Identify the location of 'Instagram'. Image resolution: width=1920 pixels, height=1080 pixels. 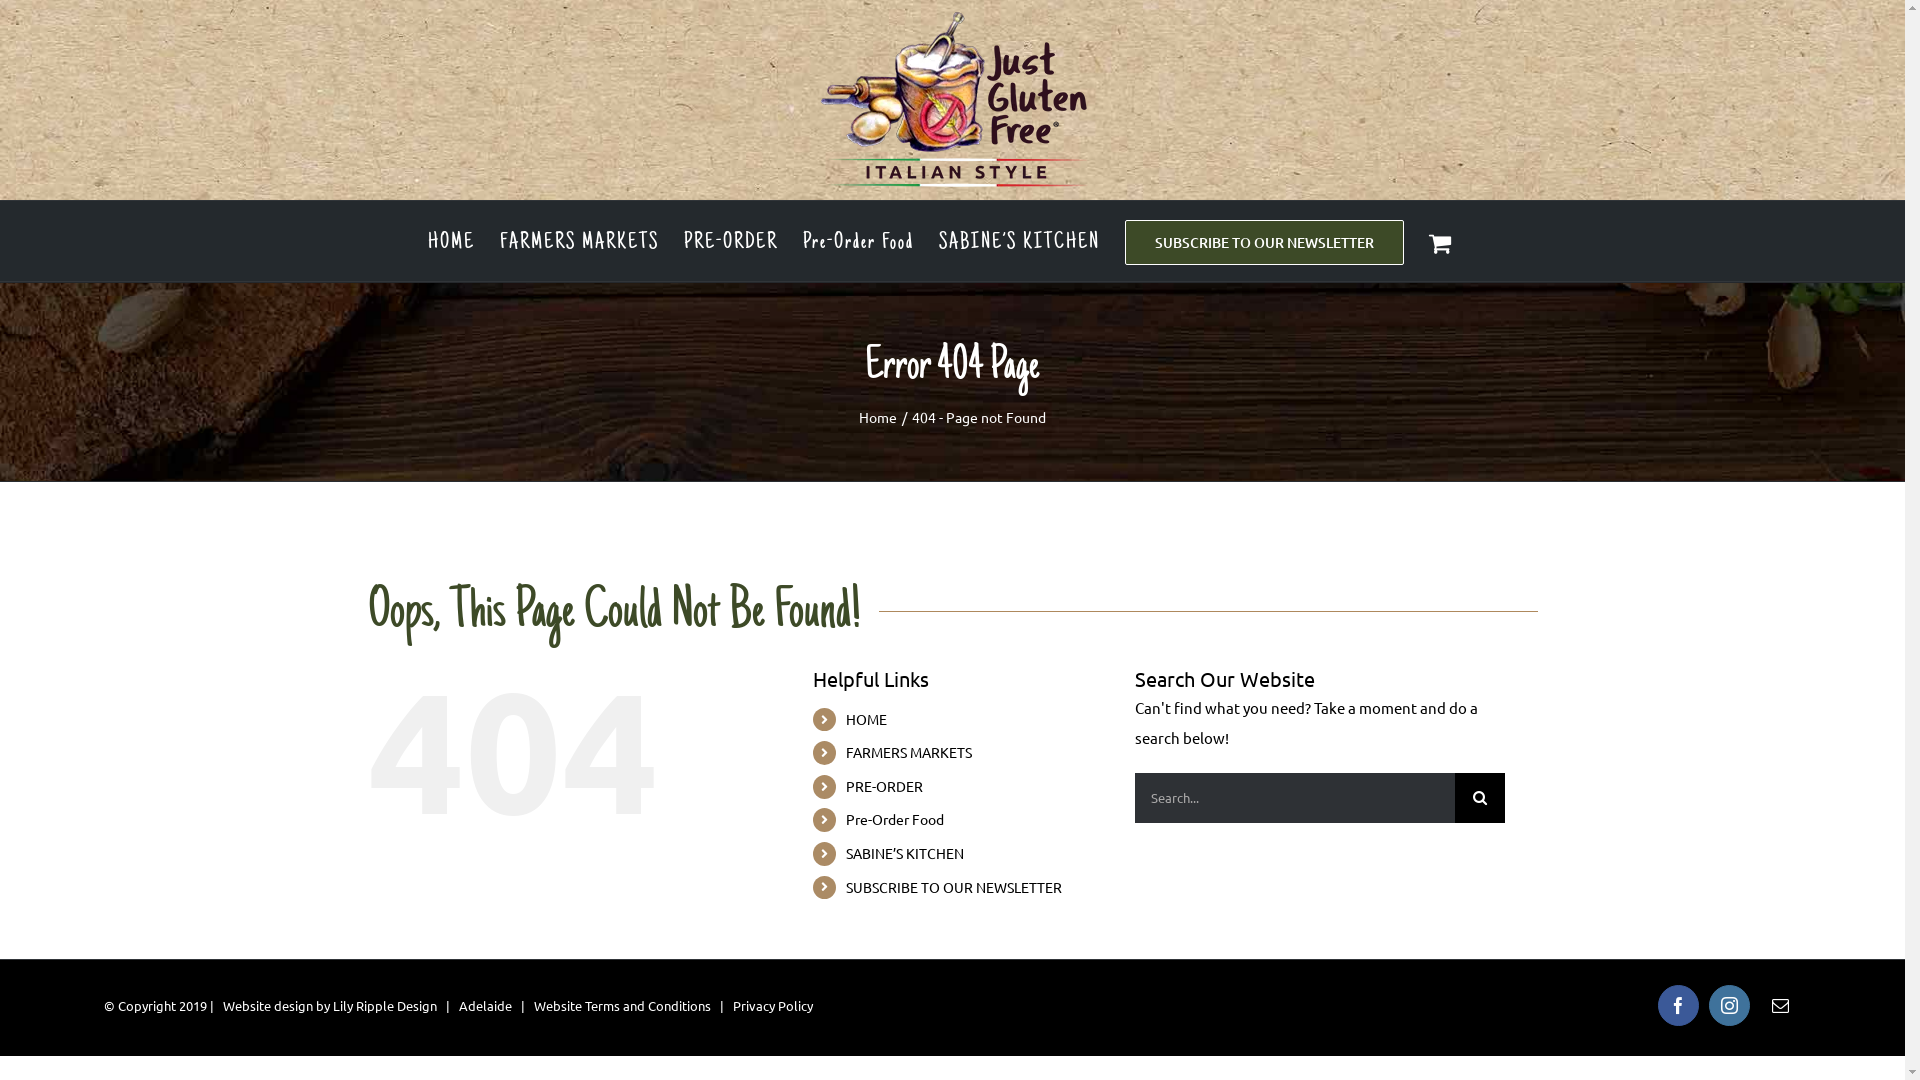
(1728, 1005).